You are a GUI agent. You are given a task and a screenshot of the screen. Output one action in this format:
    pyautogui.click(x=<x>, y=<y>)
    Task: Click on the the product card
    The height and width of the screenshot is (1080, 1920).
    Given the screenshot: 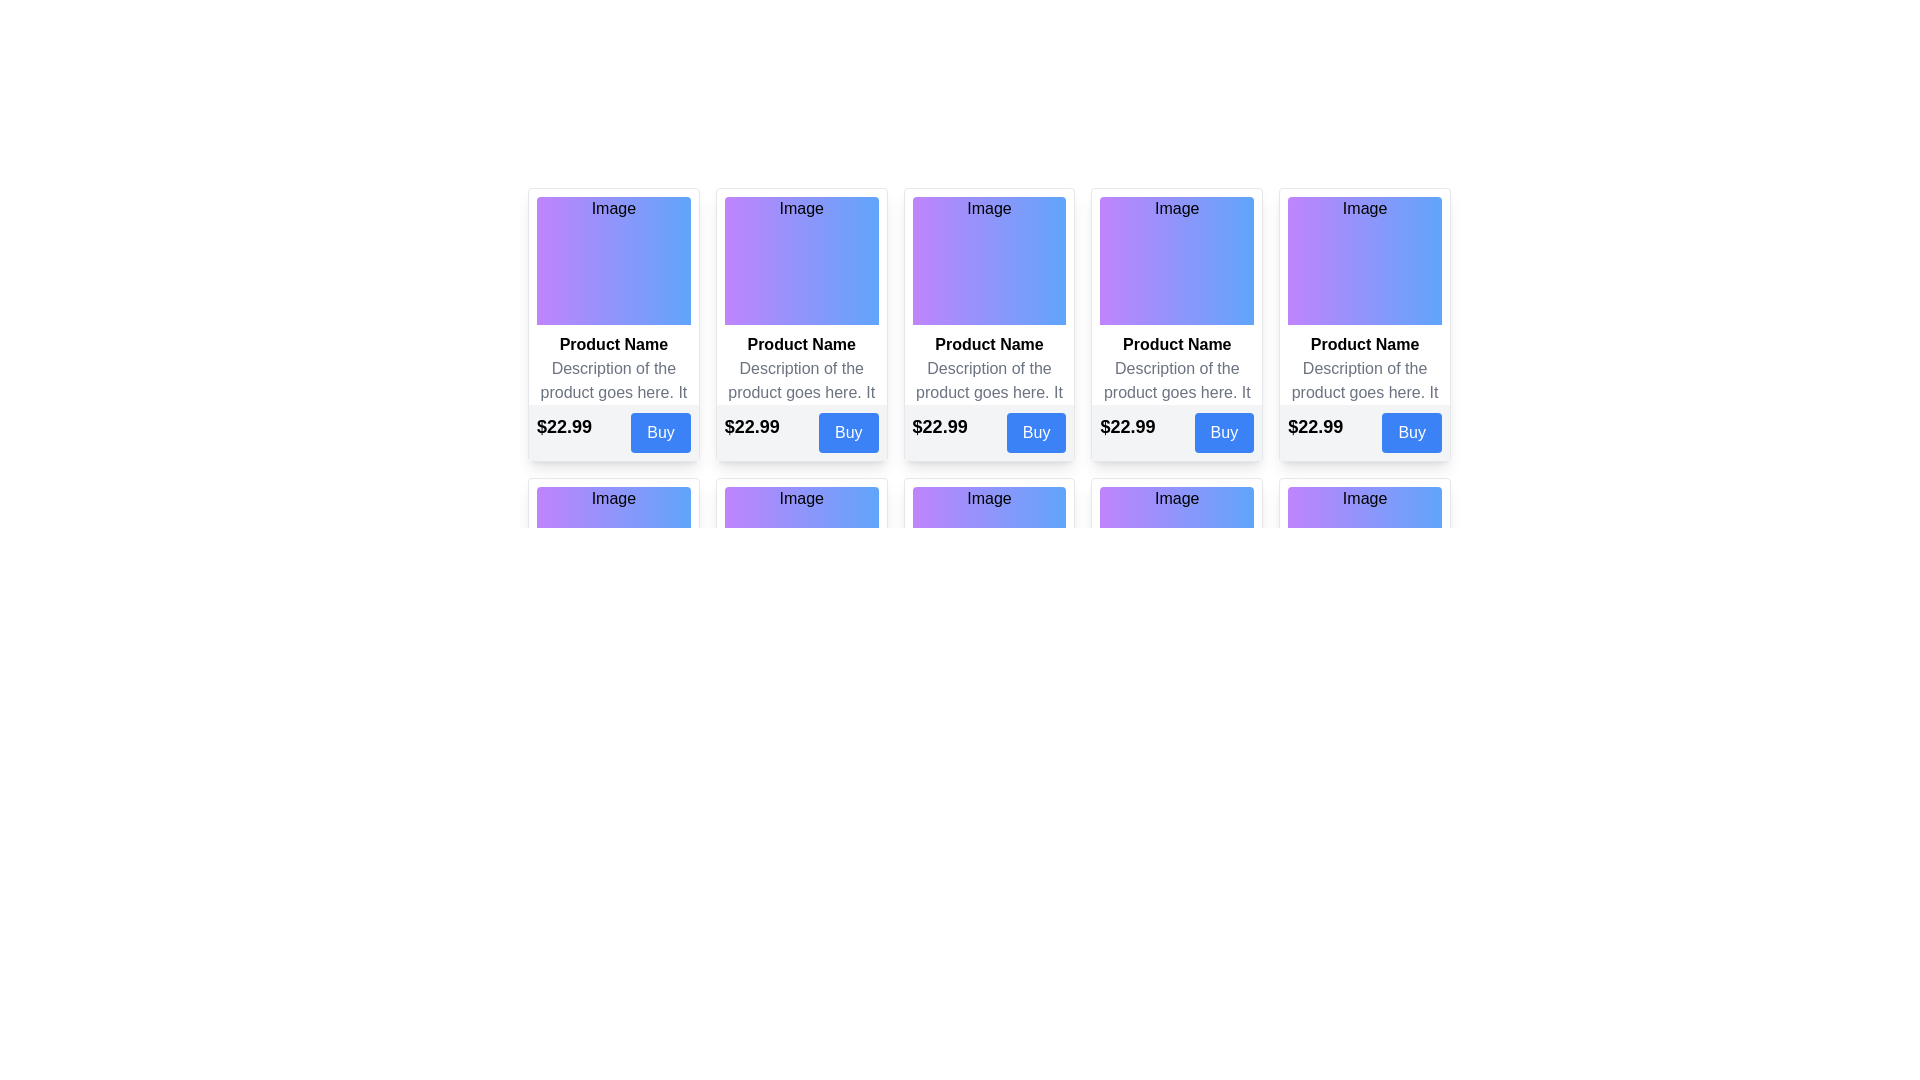 What is the action you would take?
    pyautogui.click(x=1364, y=323)
    